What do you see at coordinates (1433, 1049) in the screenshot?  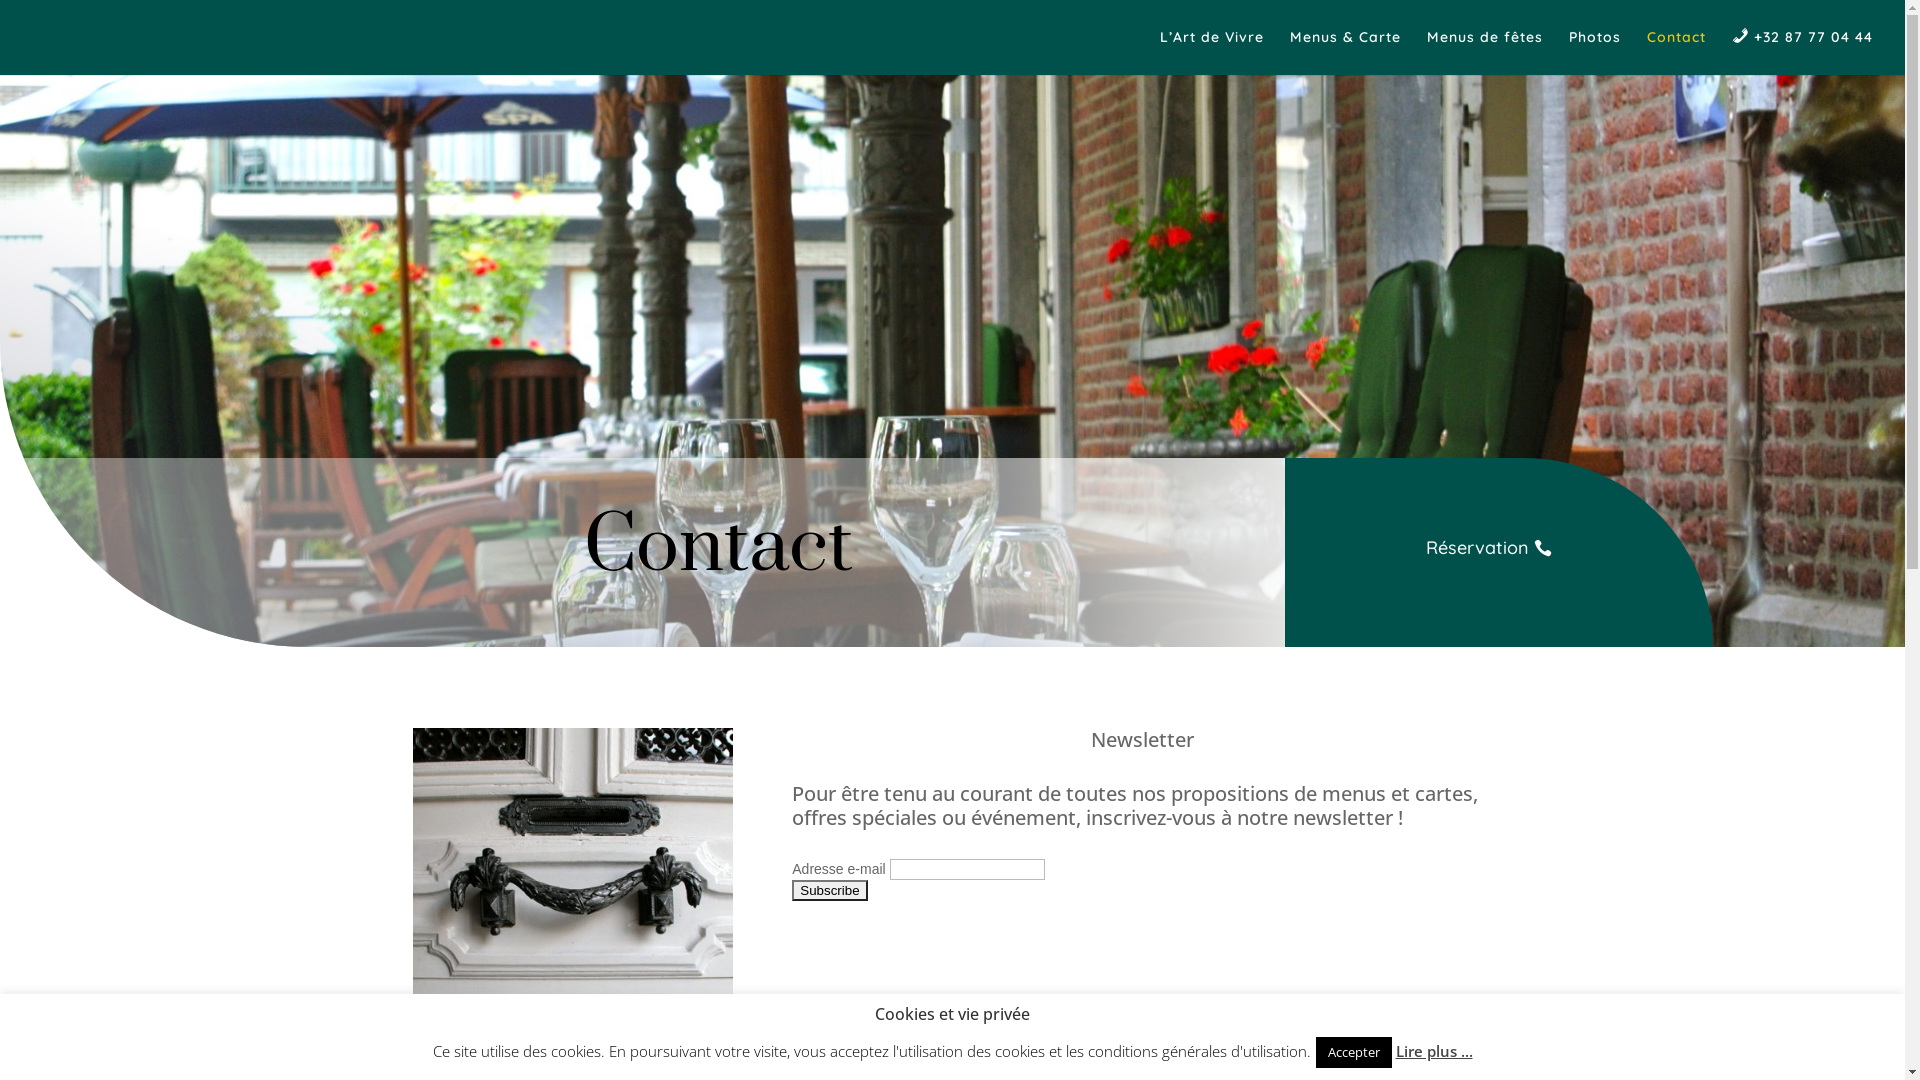 I see `'Lire plus ...'` at bounding box center [1433, 1049].